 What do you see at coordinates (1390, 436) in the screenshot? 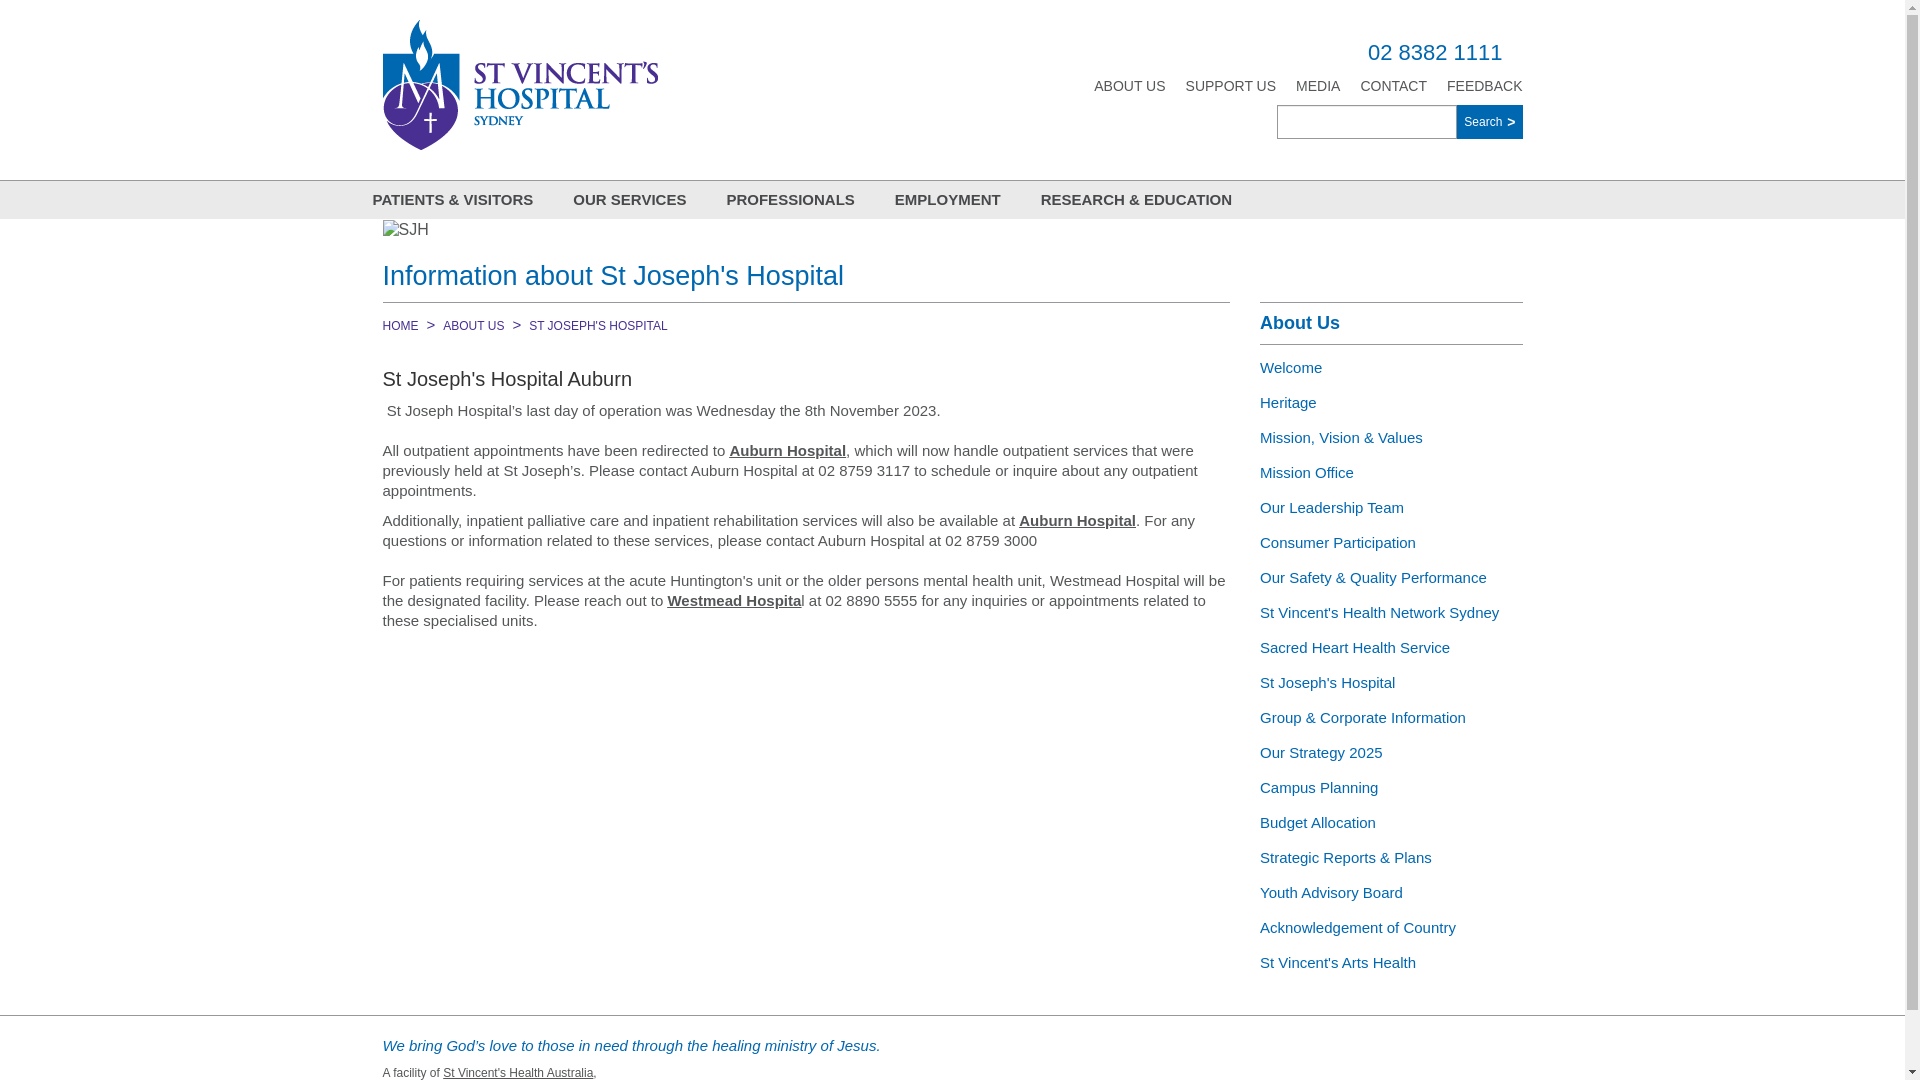
I see `'Mission, Vision & Values'` at bounding box center [1390, 436].